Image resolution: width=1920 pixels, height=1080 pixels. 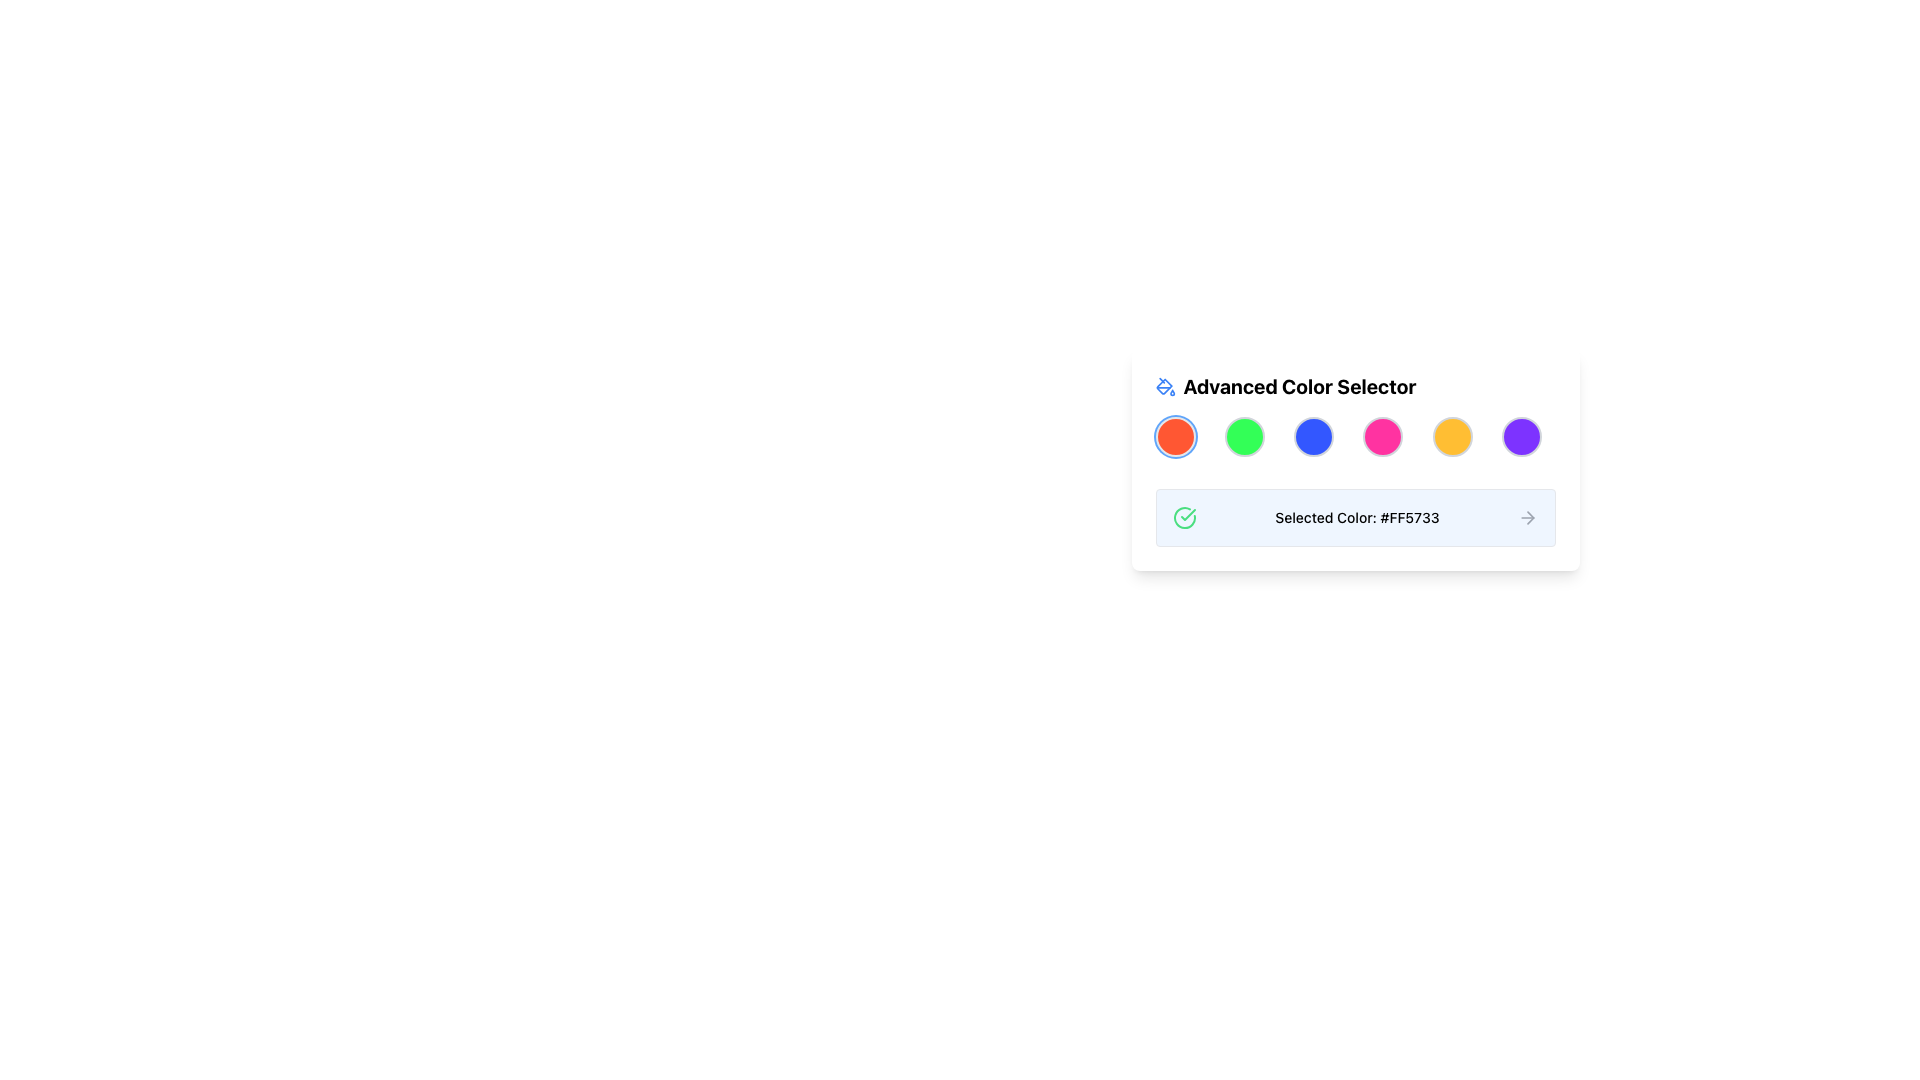 What do you see at coordinates (1355, 435) in the screenshot?
I see `any circle in the Grid of Circular Buttons` at bounding box center [1355, 435].